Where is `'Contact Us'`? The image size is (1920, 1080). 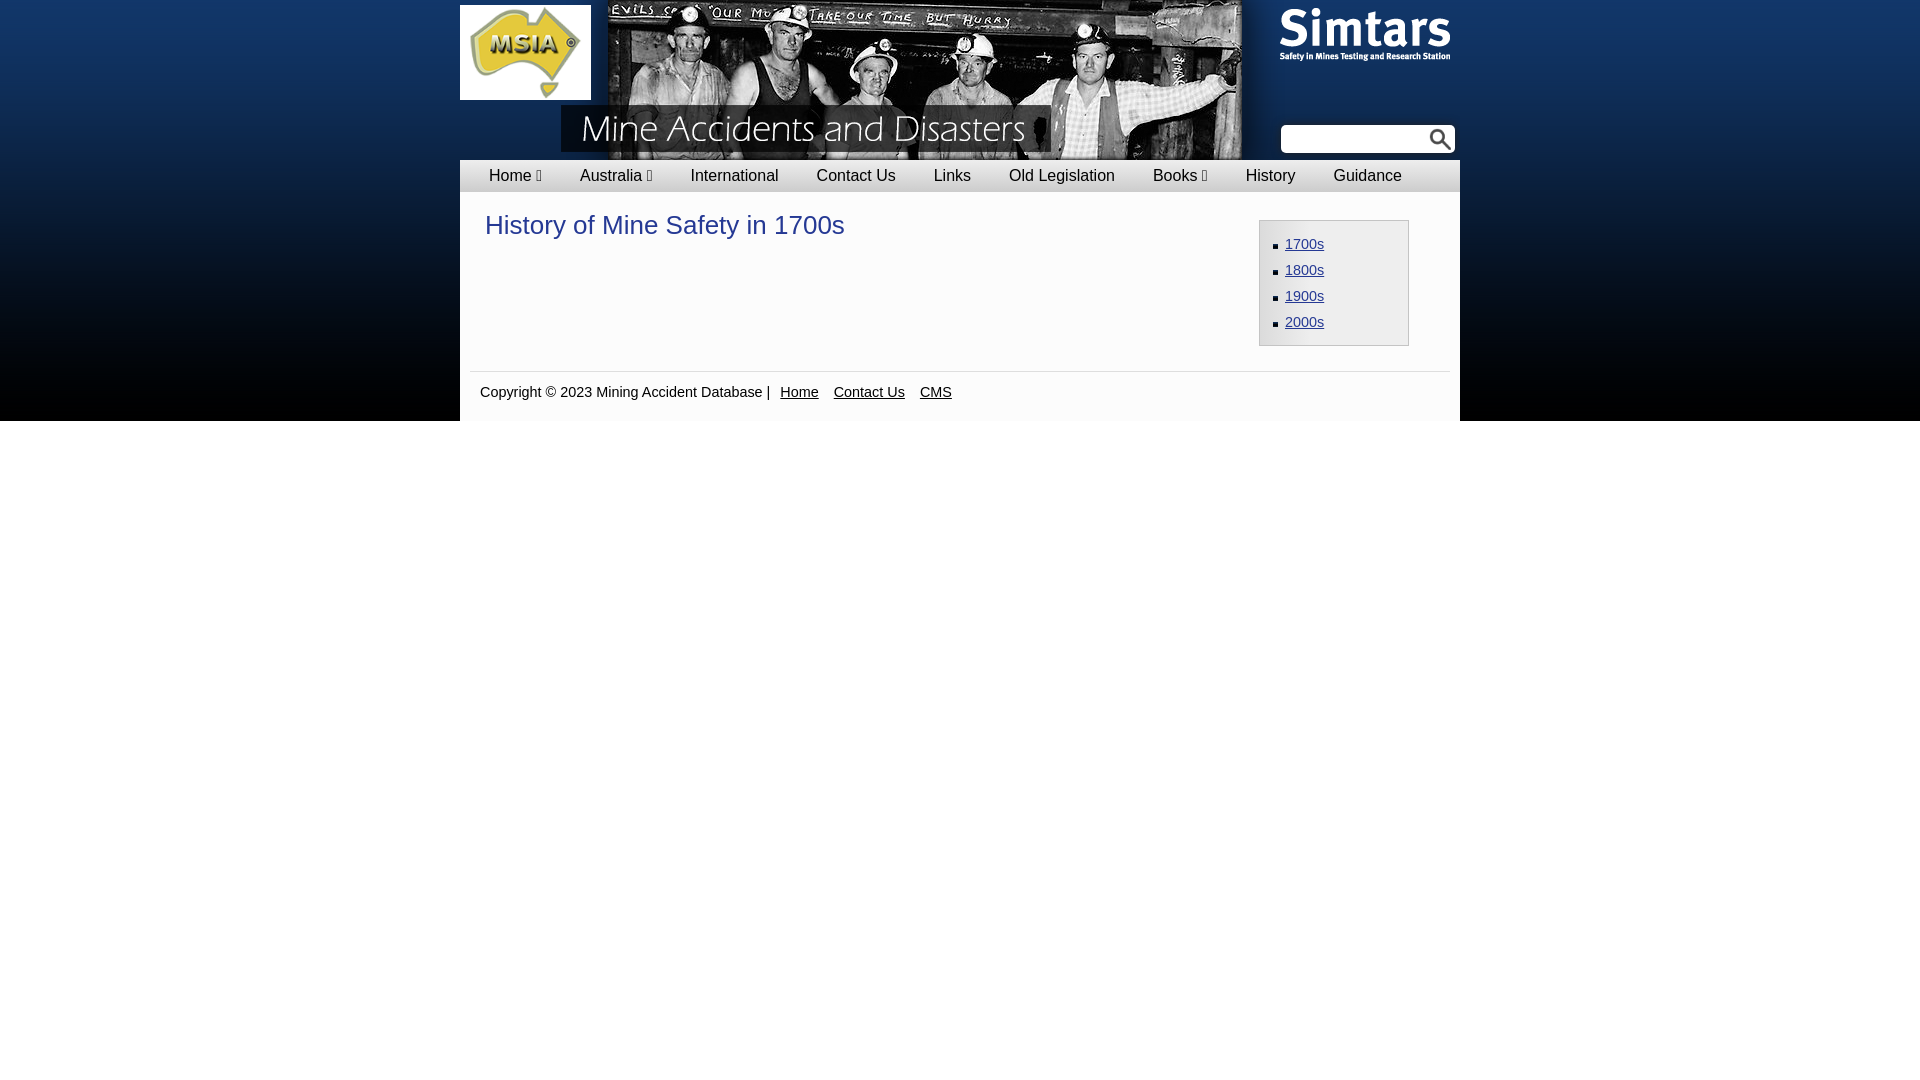 'Contact Us' is located at coordinates (869, 392).